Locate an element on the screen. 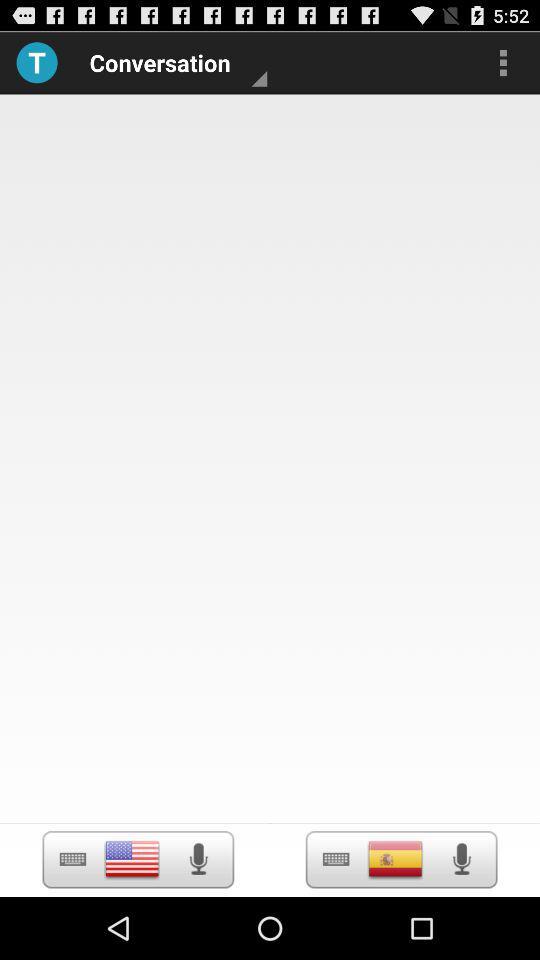  the settings option is located at coordinates (71, 858).